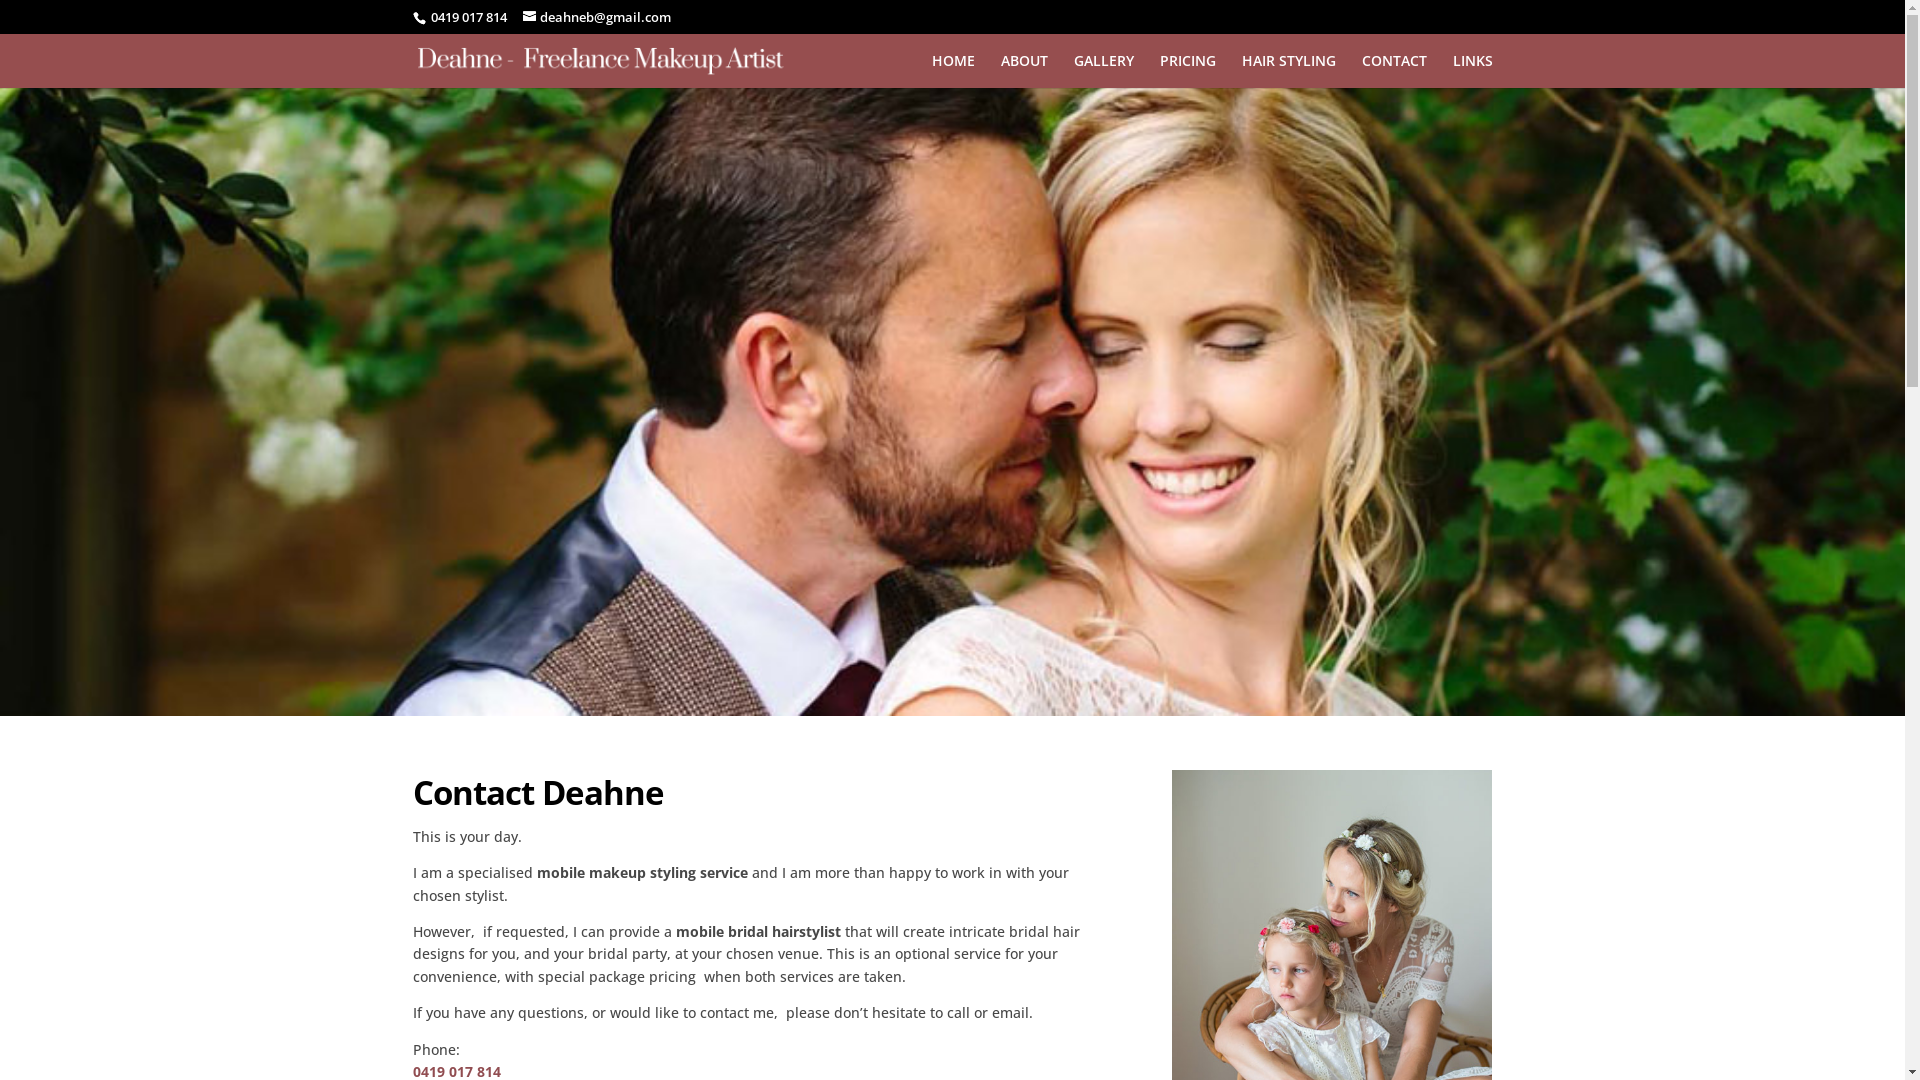  I want to click on 'PRICING', so click(1187, 69).